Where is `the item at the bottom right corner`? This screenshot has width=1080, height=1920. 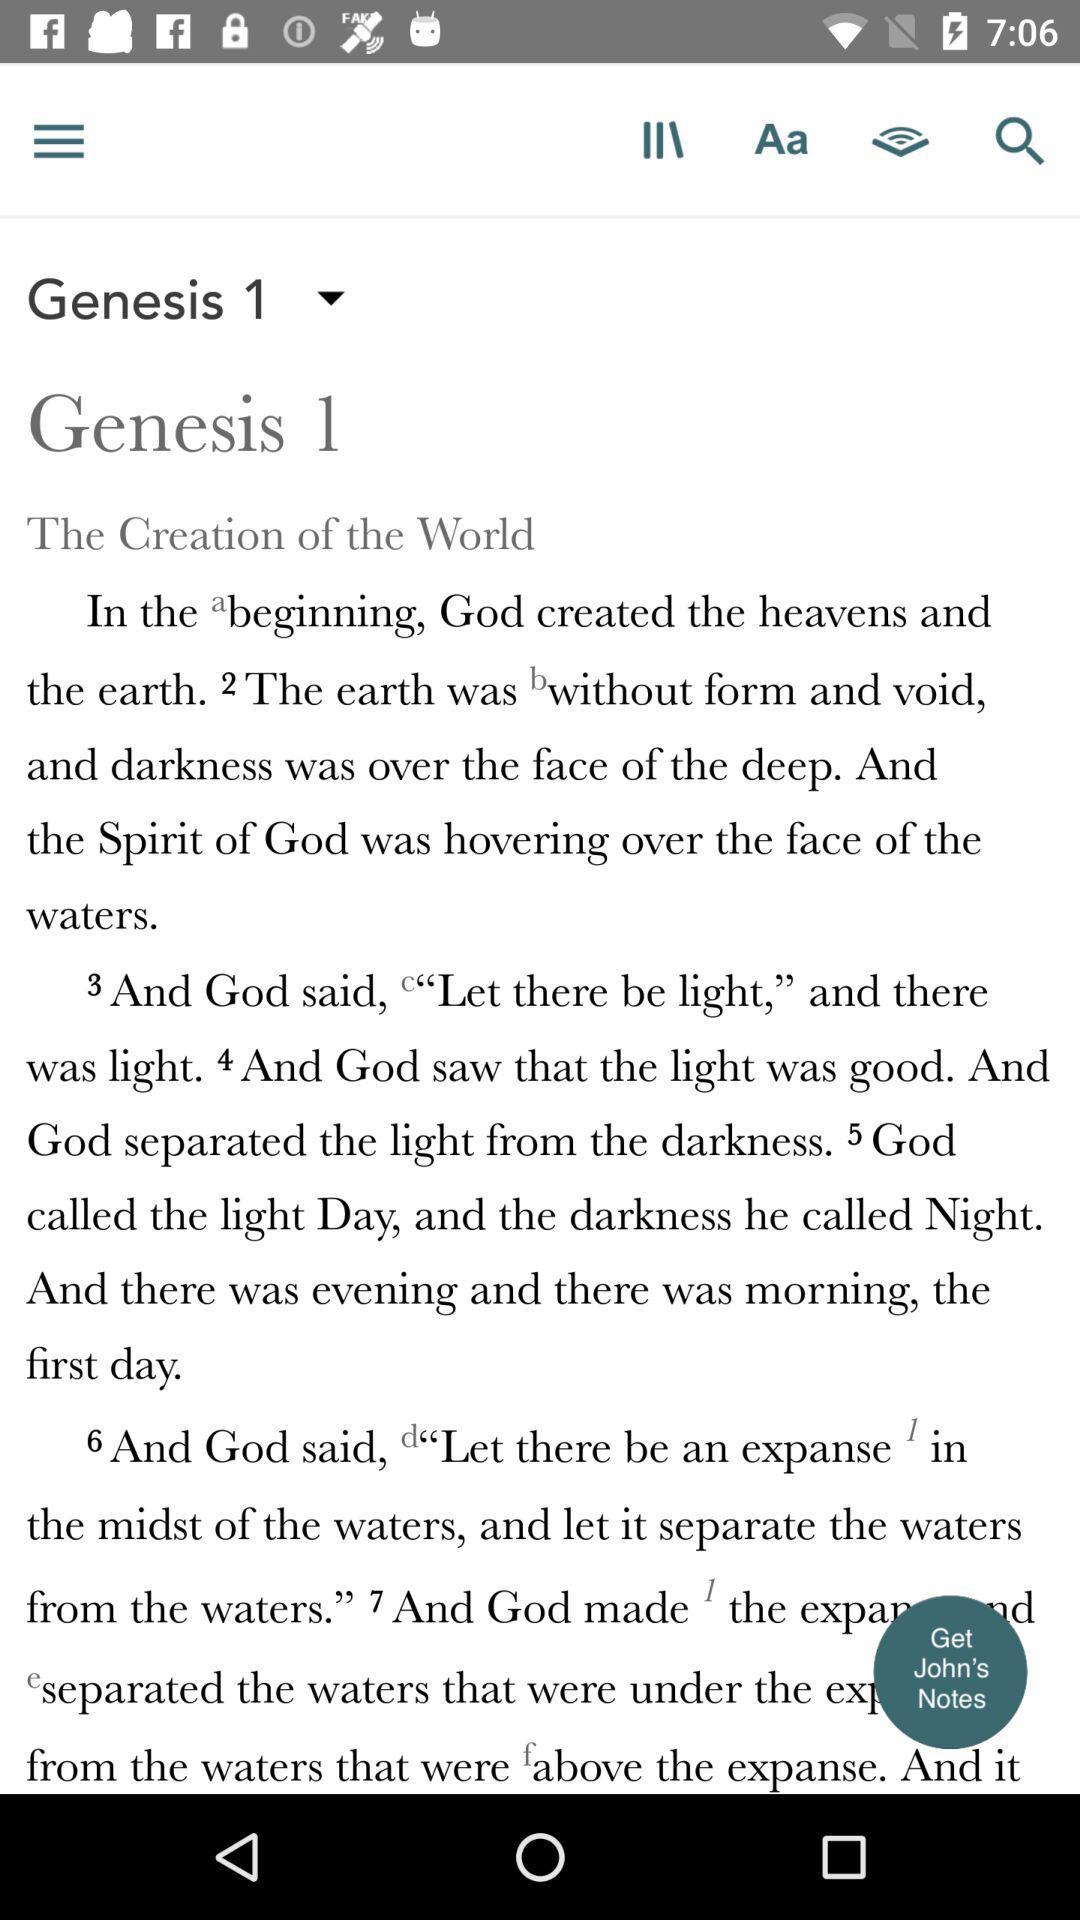
the item at the bottom right corner is located at coordinates (948, 1671).